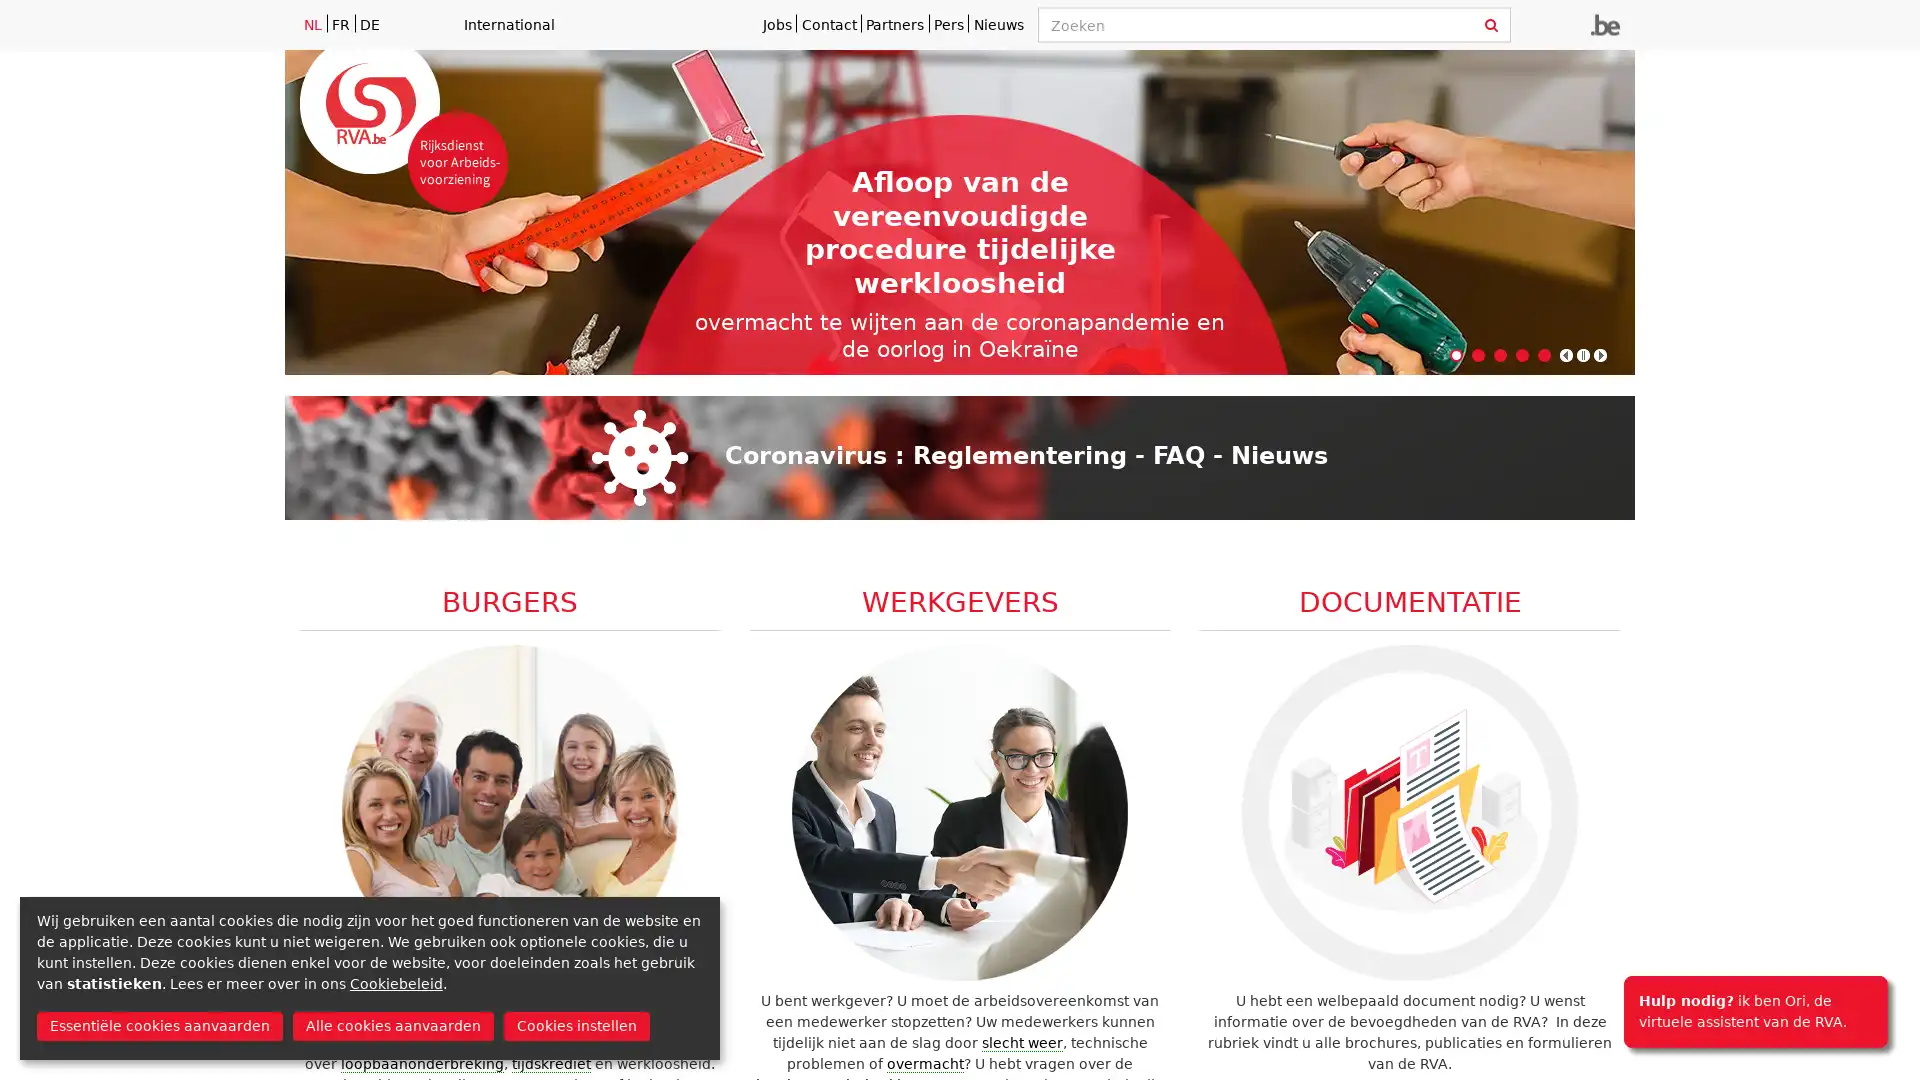 This screenshot has height=1080, width=1920. Describe the element at coordinates (392, 1026) in the screenshot. I see `Alle cookies aanvaarden` at that location.